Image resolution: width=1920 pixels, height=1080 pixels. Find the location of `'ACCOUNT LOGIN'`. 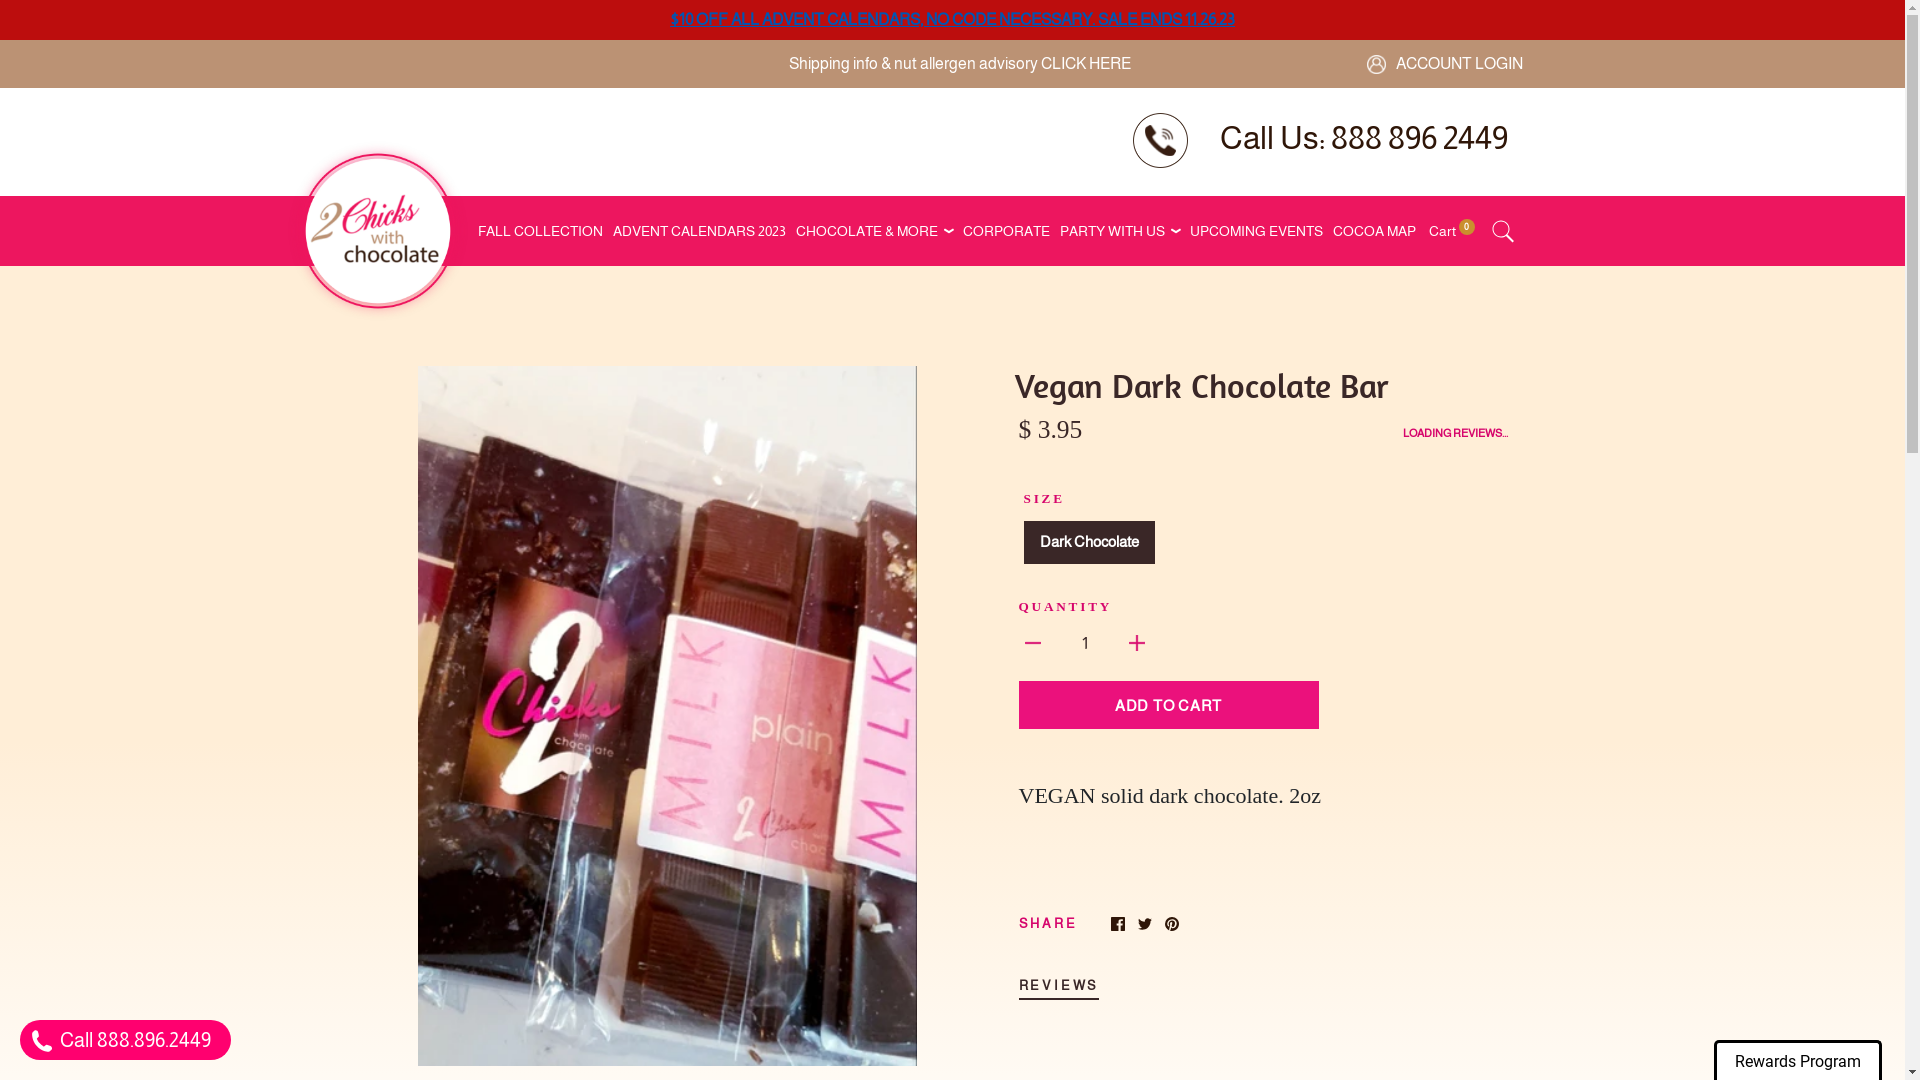

'ACCOUNT LOGIN' is located at coordinates (1444, 62).